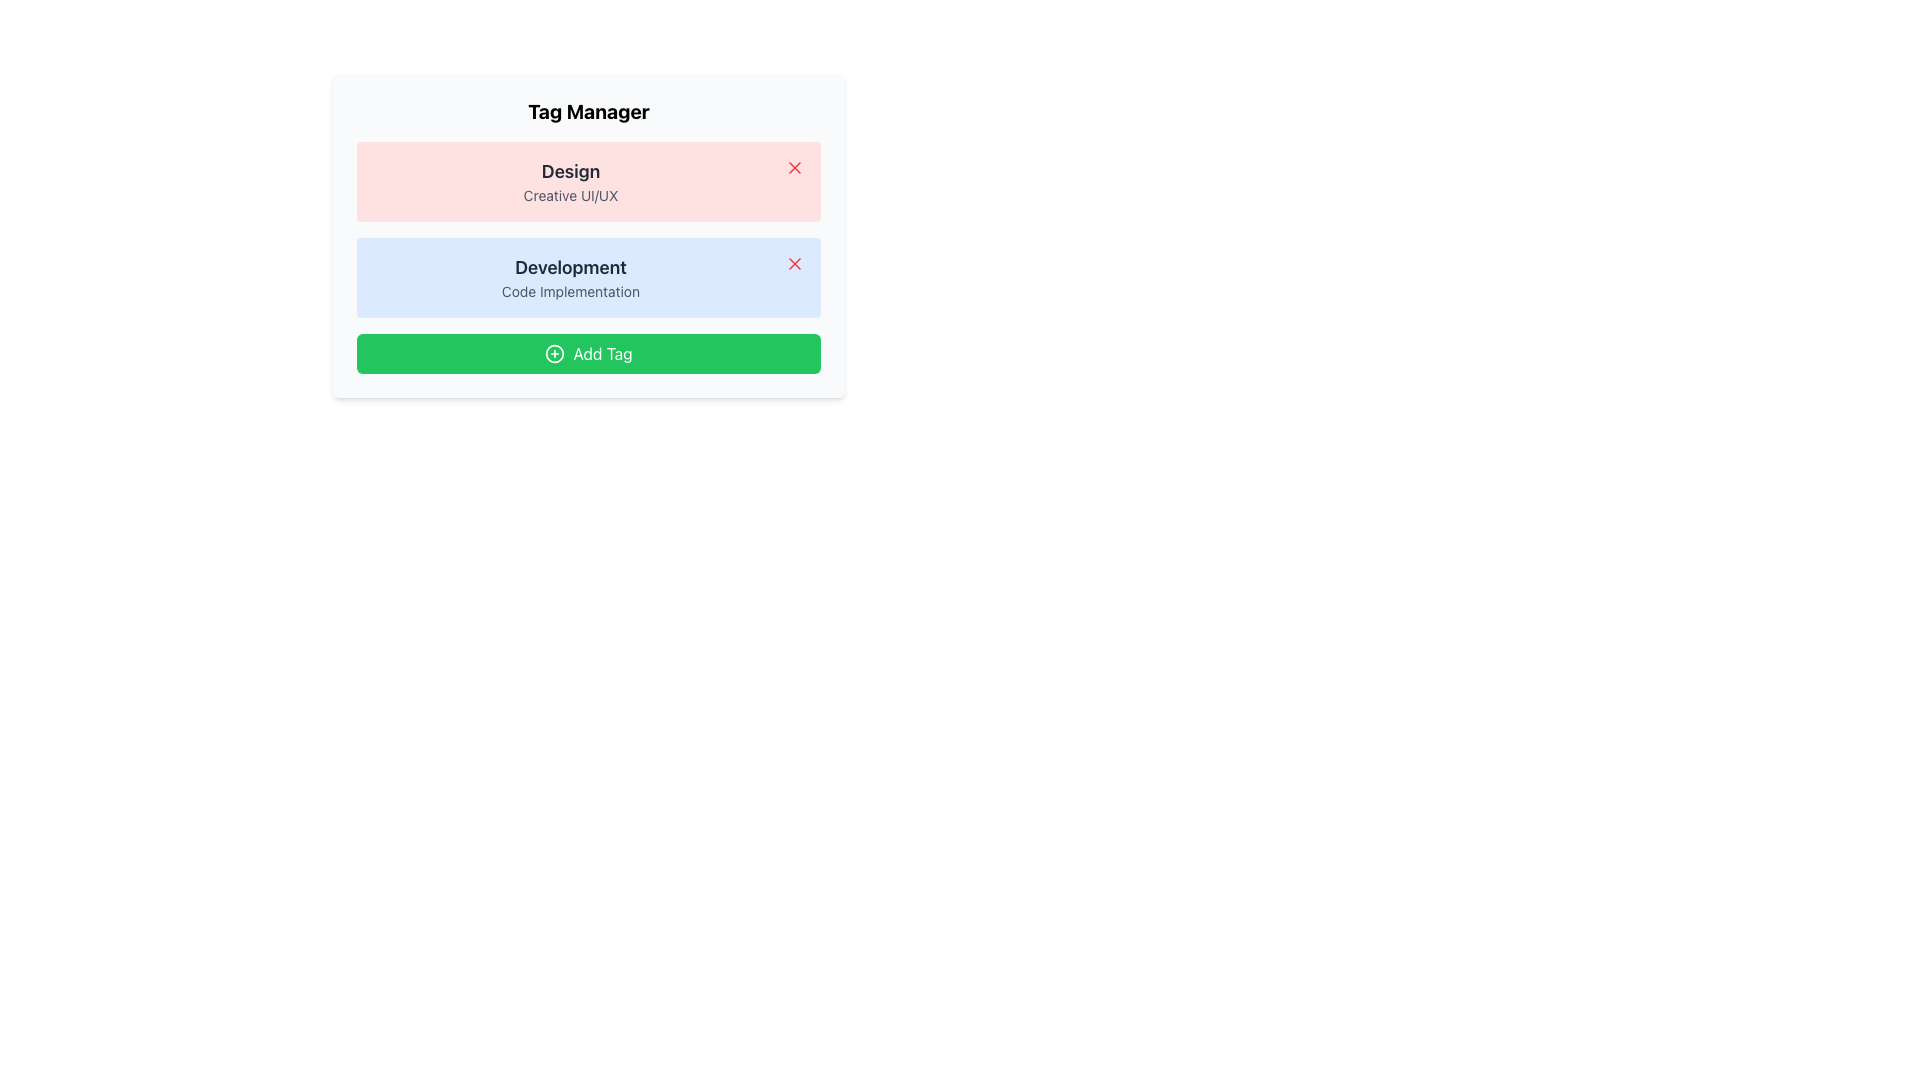  I want to click on the 'X' icon associated with the 'Development' tag, so click(794, 262).